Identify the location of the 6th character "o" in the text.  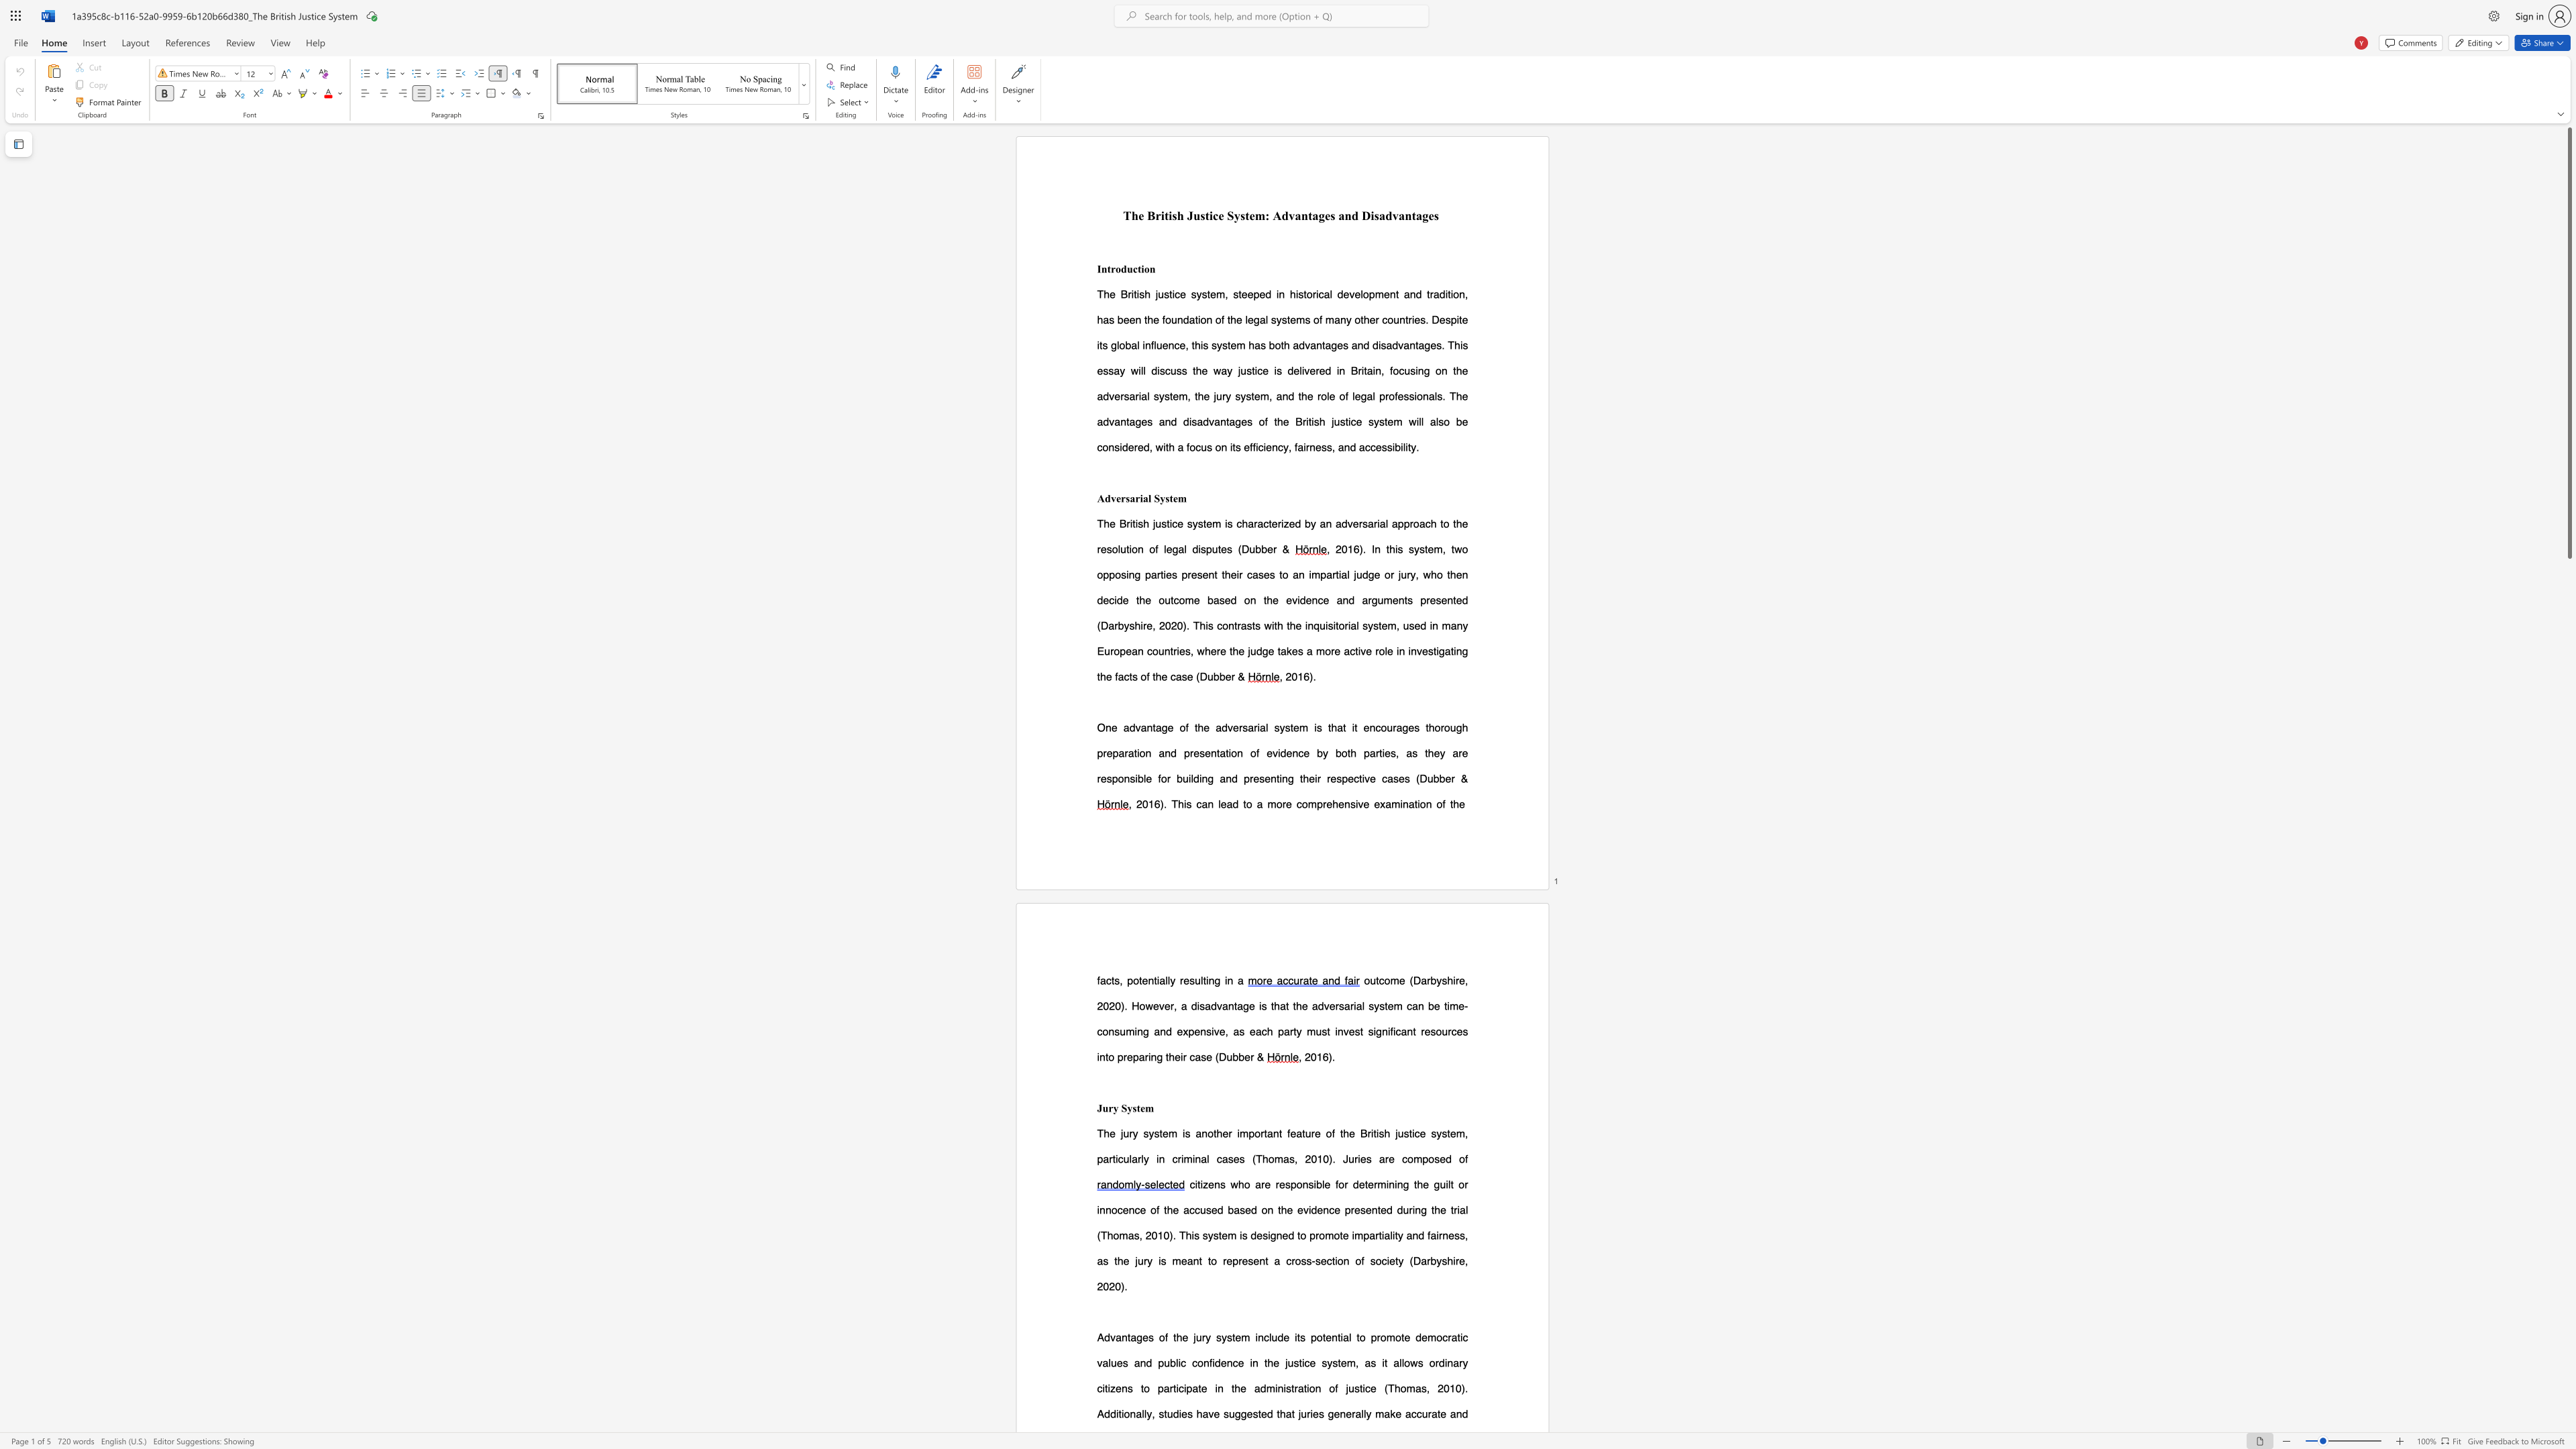
(1439, 1336).